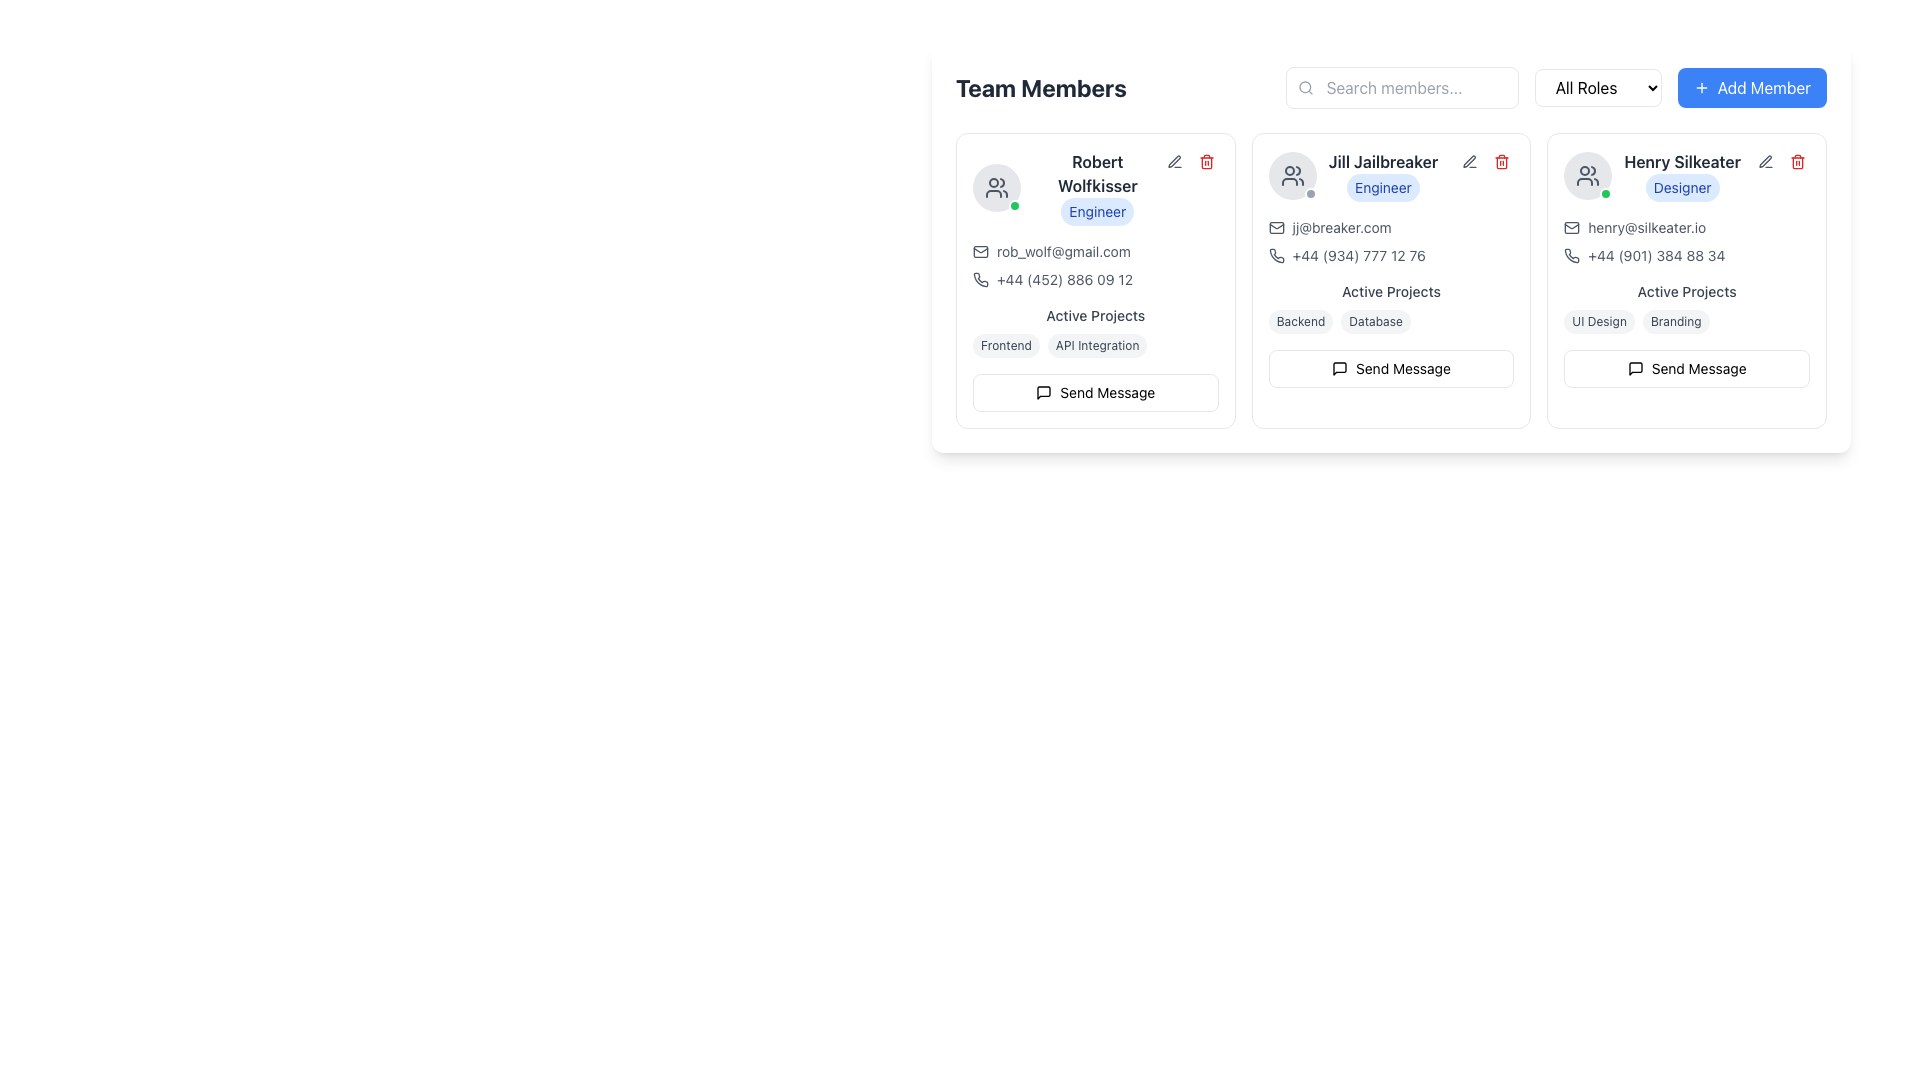  What do you see at coordinates (1587, 175) in the screenshot?
I see `the profile icon for the team member named 'Henry Silkeater', which is centrally aligned within a circular gray background at the top of the card layout` at bounding box center [1587, 175].